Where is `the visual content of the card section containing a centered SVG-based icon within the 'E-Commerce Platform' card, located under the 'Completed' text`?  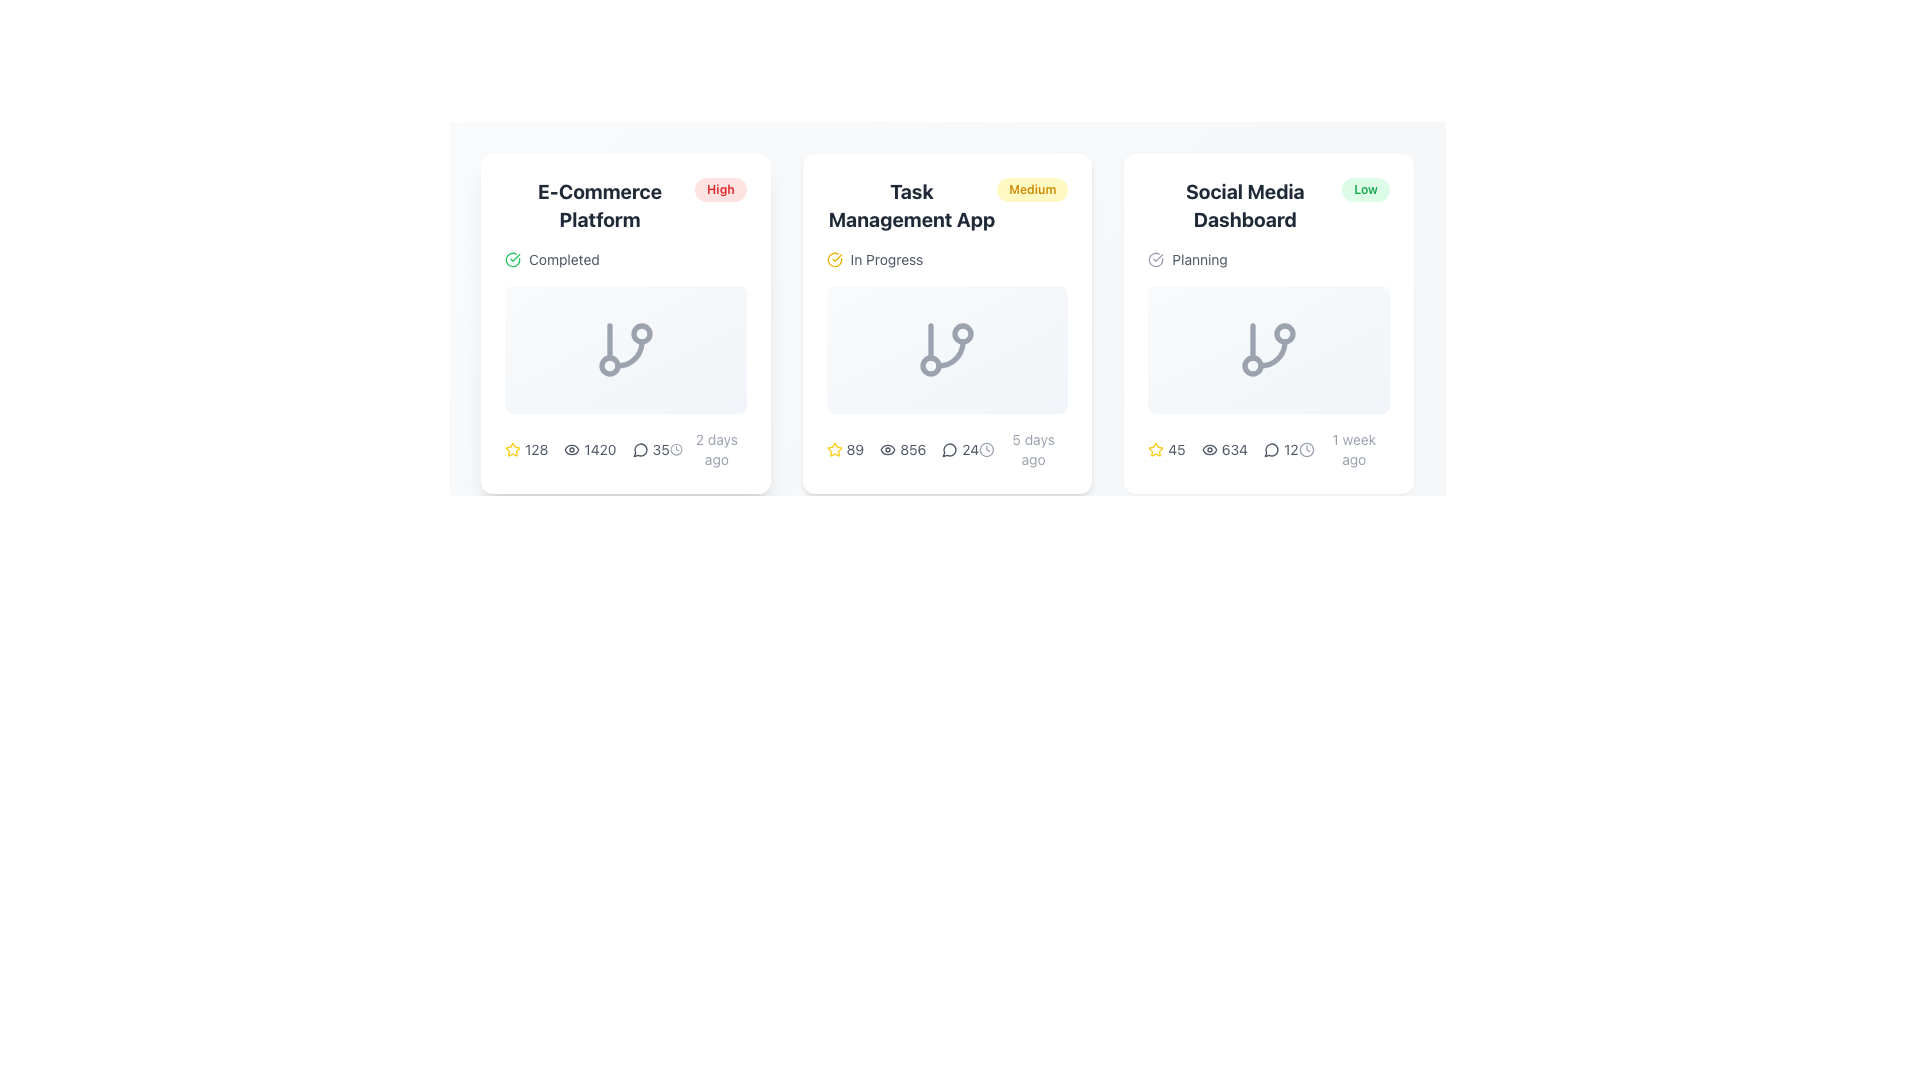
the visual content of the card section containing a centered SVG-based icon within the 'E-Commerce Platform' card, located under the 'Completed' text is located at coordinates (624, 349).